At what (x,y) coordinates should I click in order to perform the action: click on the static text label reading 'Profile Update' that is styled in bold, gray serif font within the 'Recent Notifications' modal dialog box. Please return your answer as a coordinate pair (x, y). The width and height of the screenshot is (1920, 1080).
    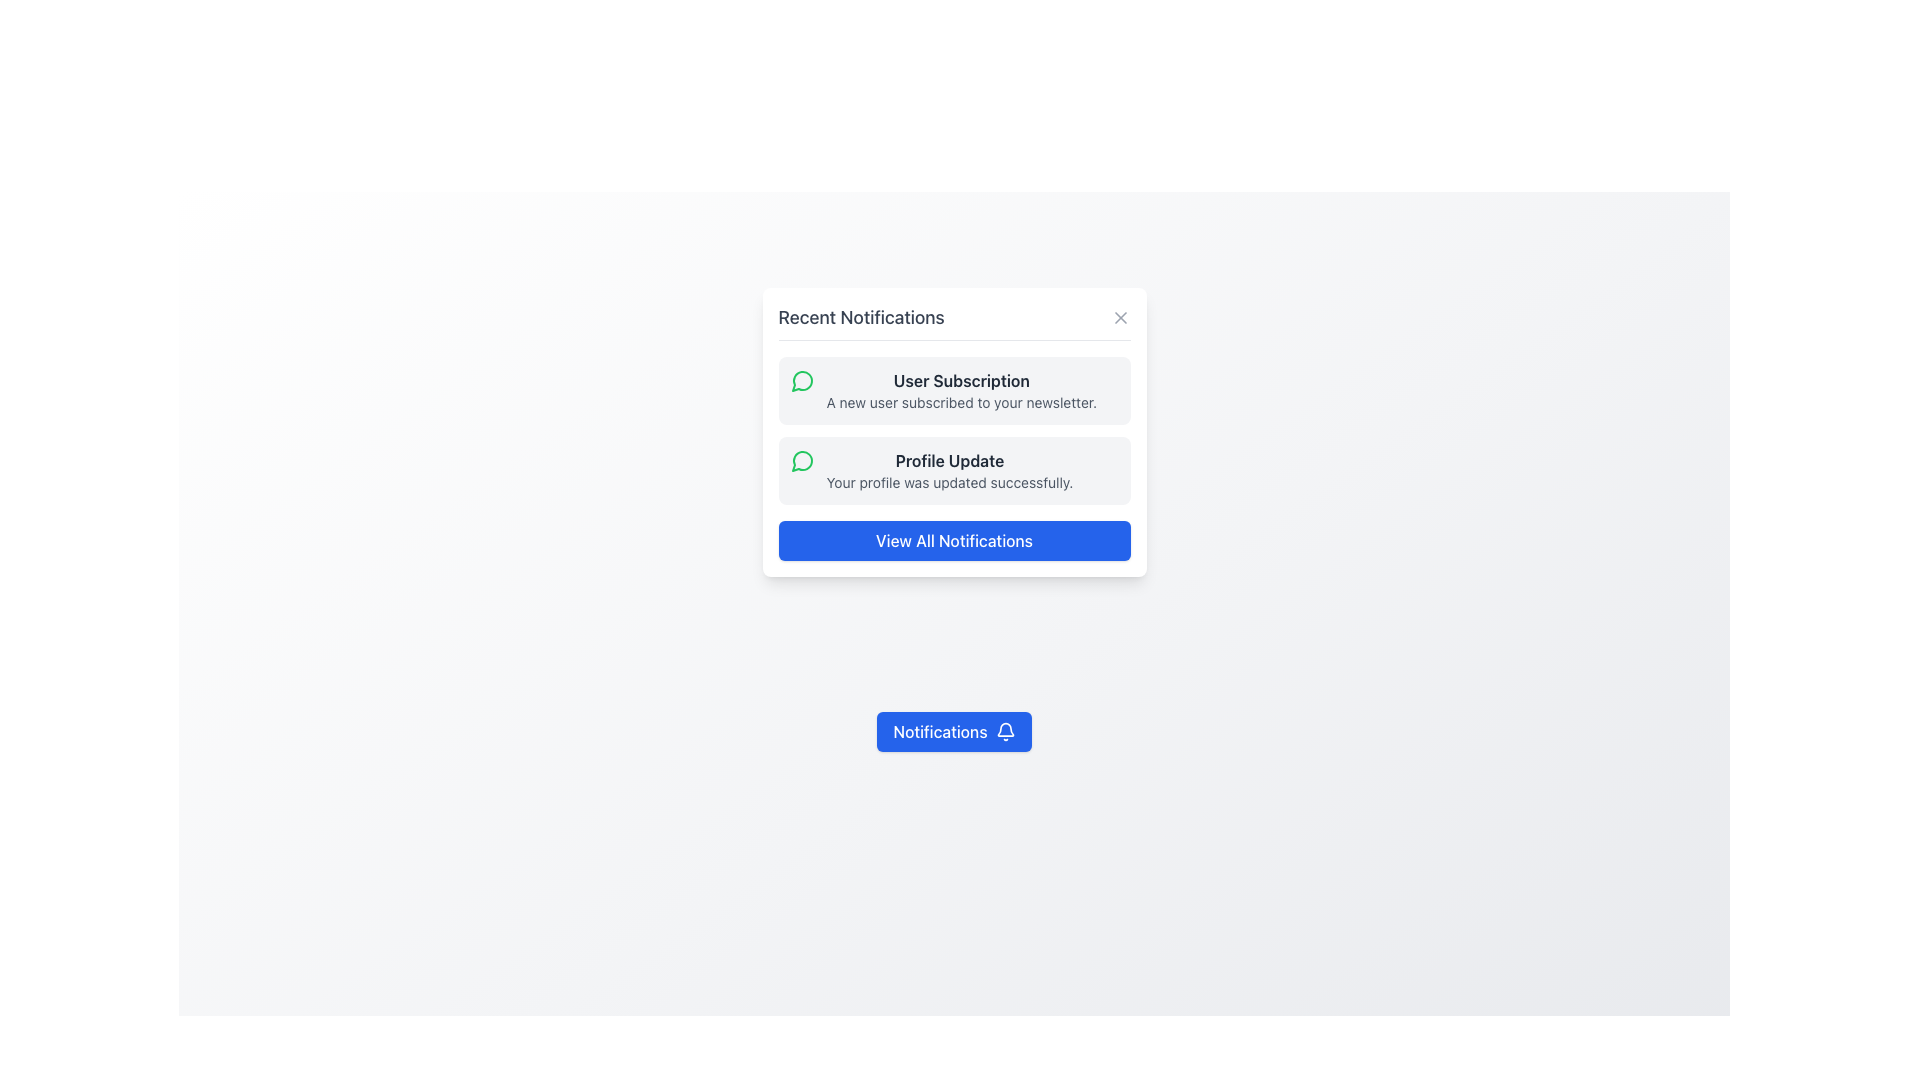
    Looking at the image, I should click on (949, 461).